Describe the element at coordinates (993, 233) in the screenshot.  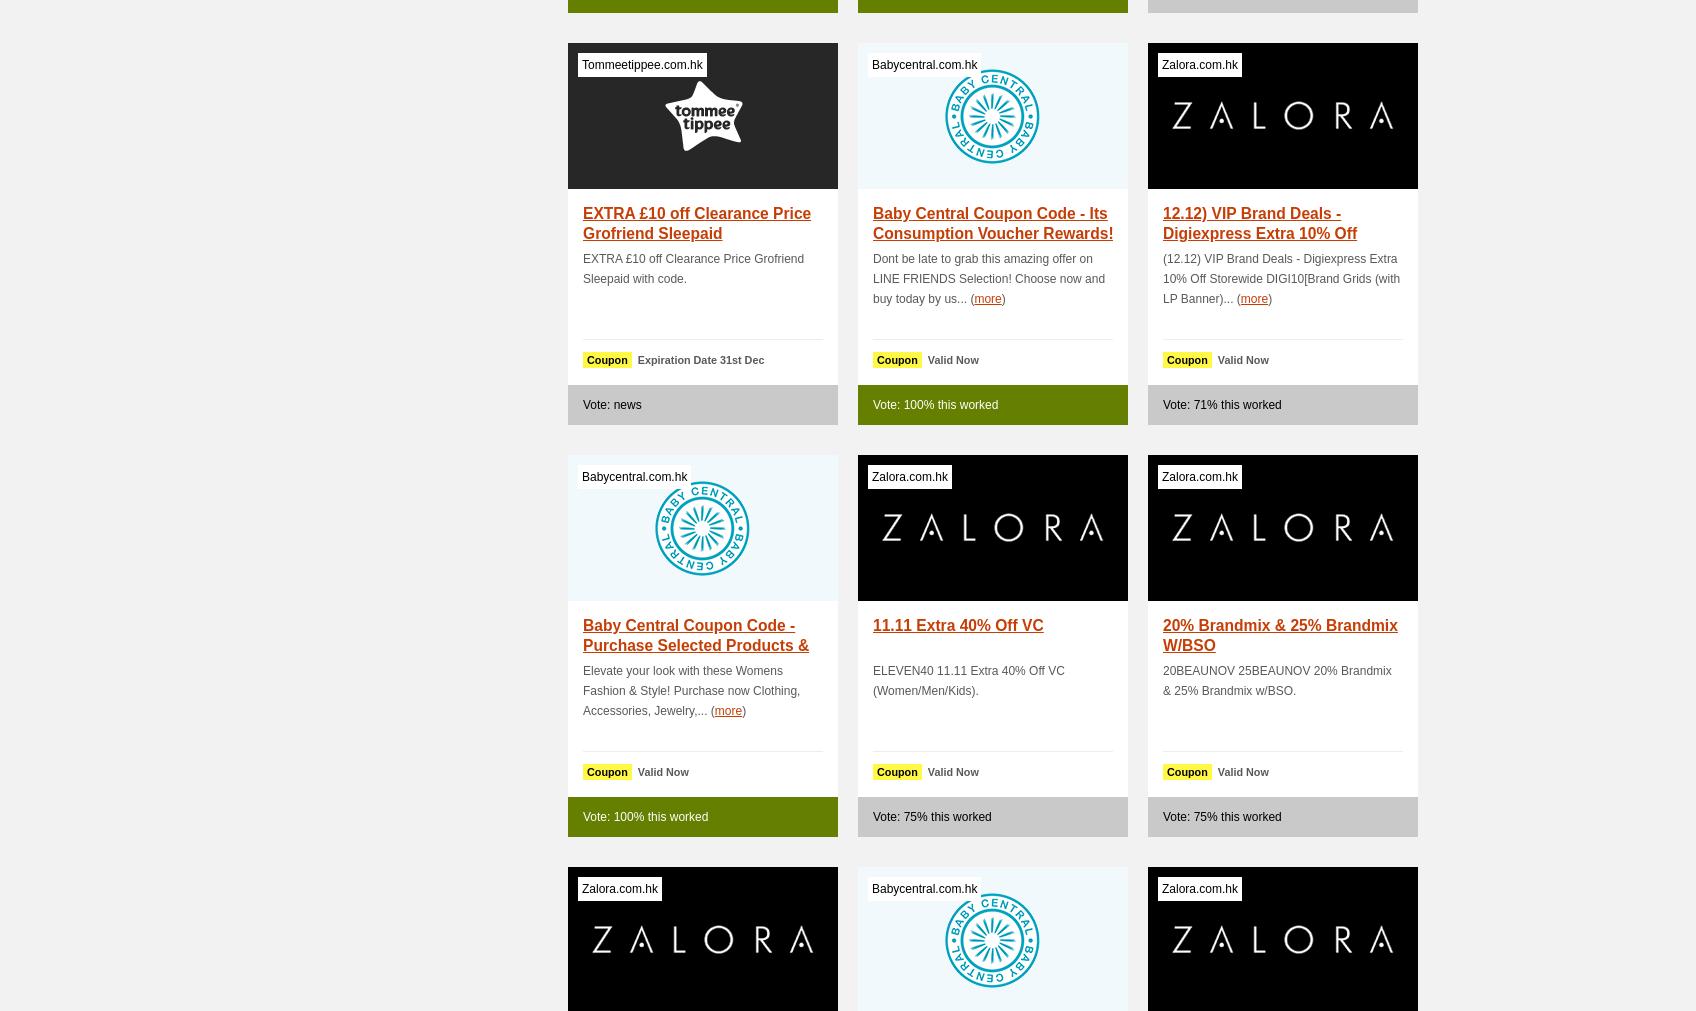
I see `'Baby Central Coupon Code - Its Consumption Voucher Rewards! Shop On.'` at that location.